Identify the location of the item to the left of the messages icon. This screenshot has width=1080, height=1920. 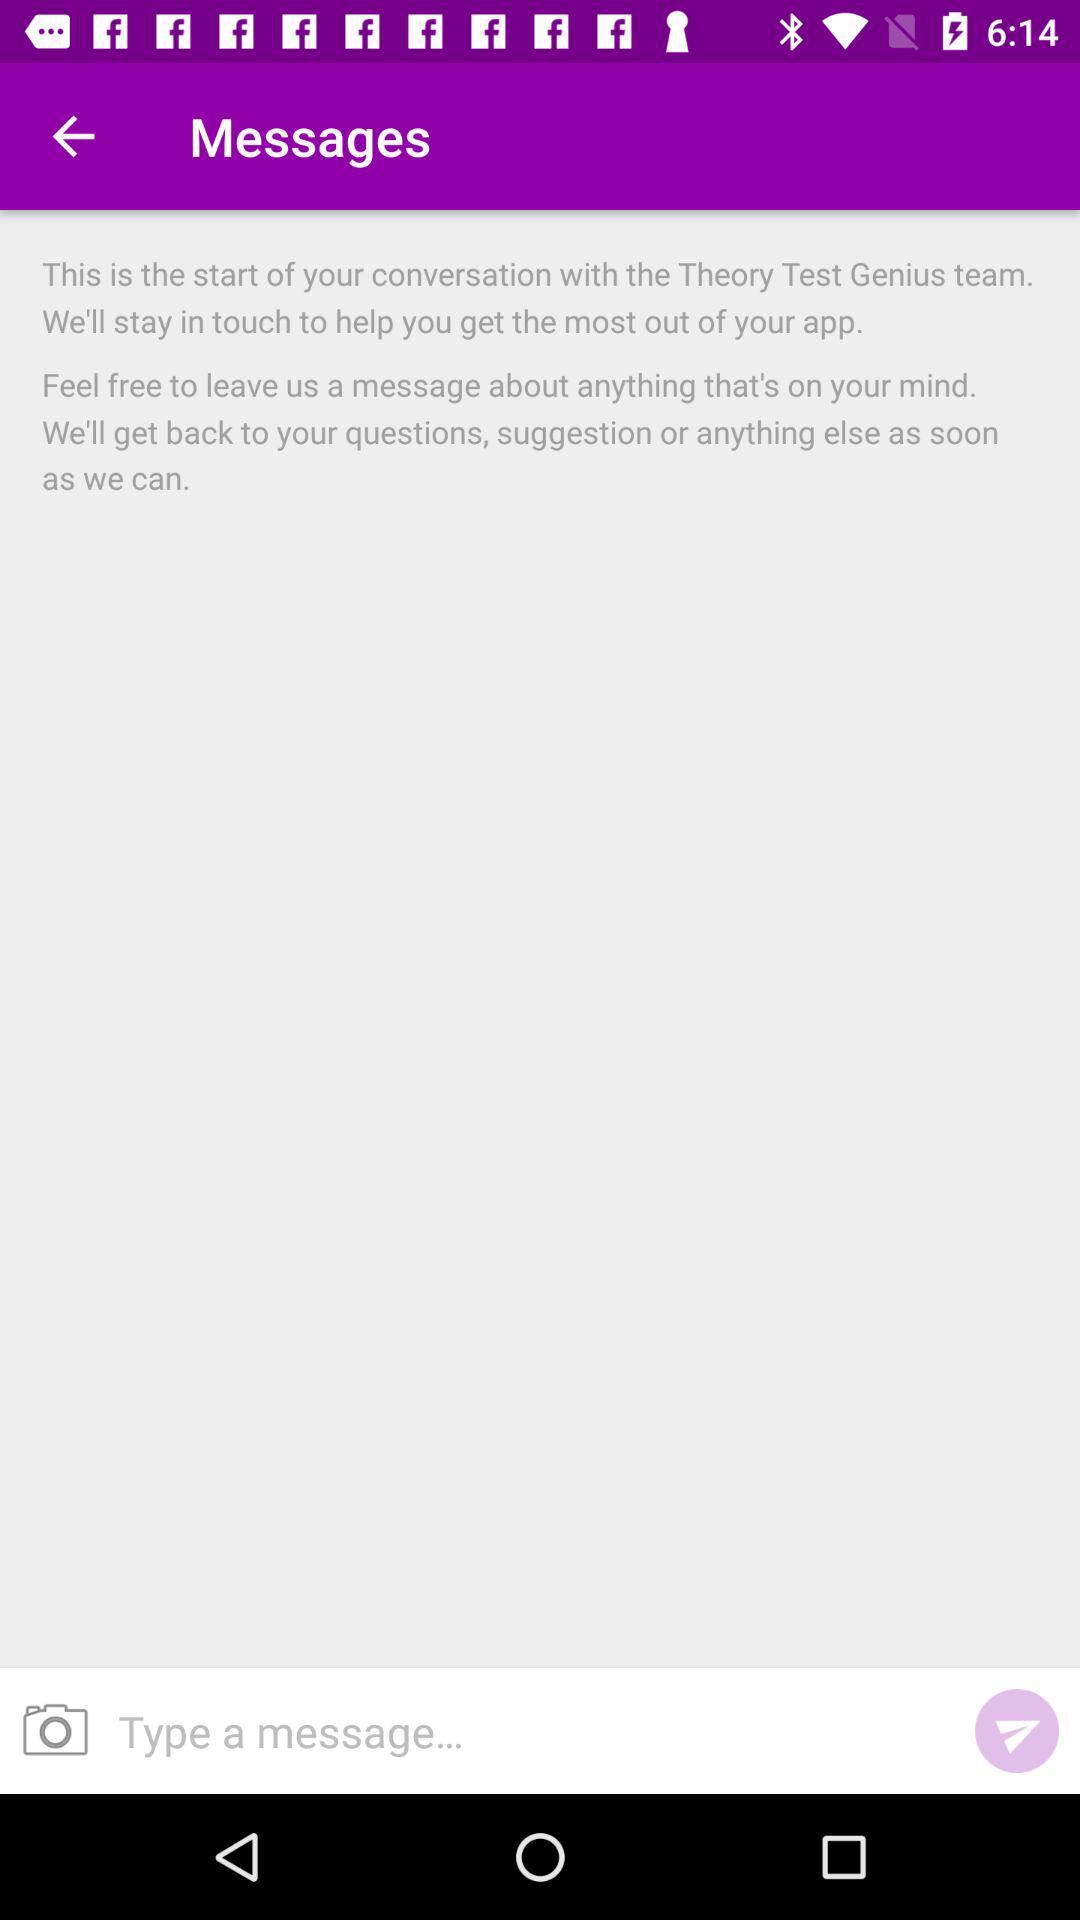
(72, 135).